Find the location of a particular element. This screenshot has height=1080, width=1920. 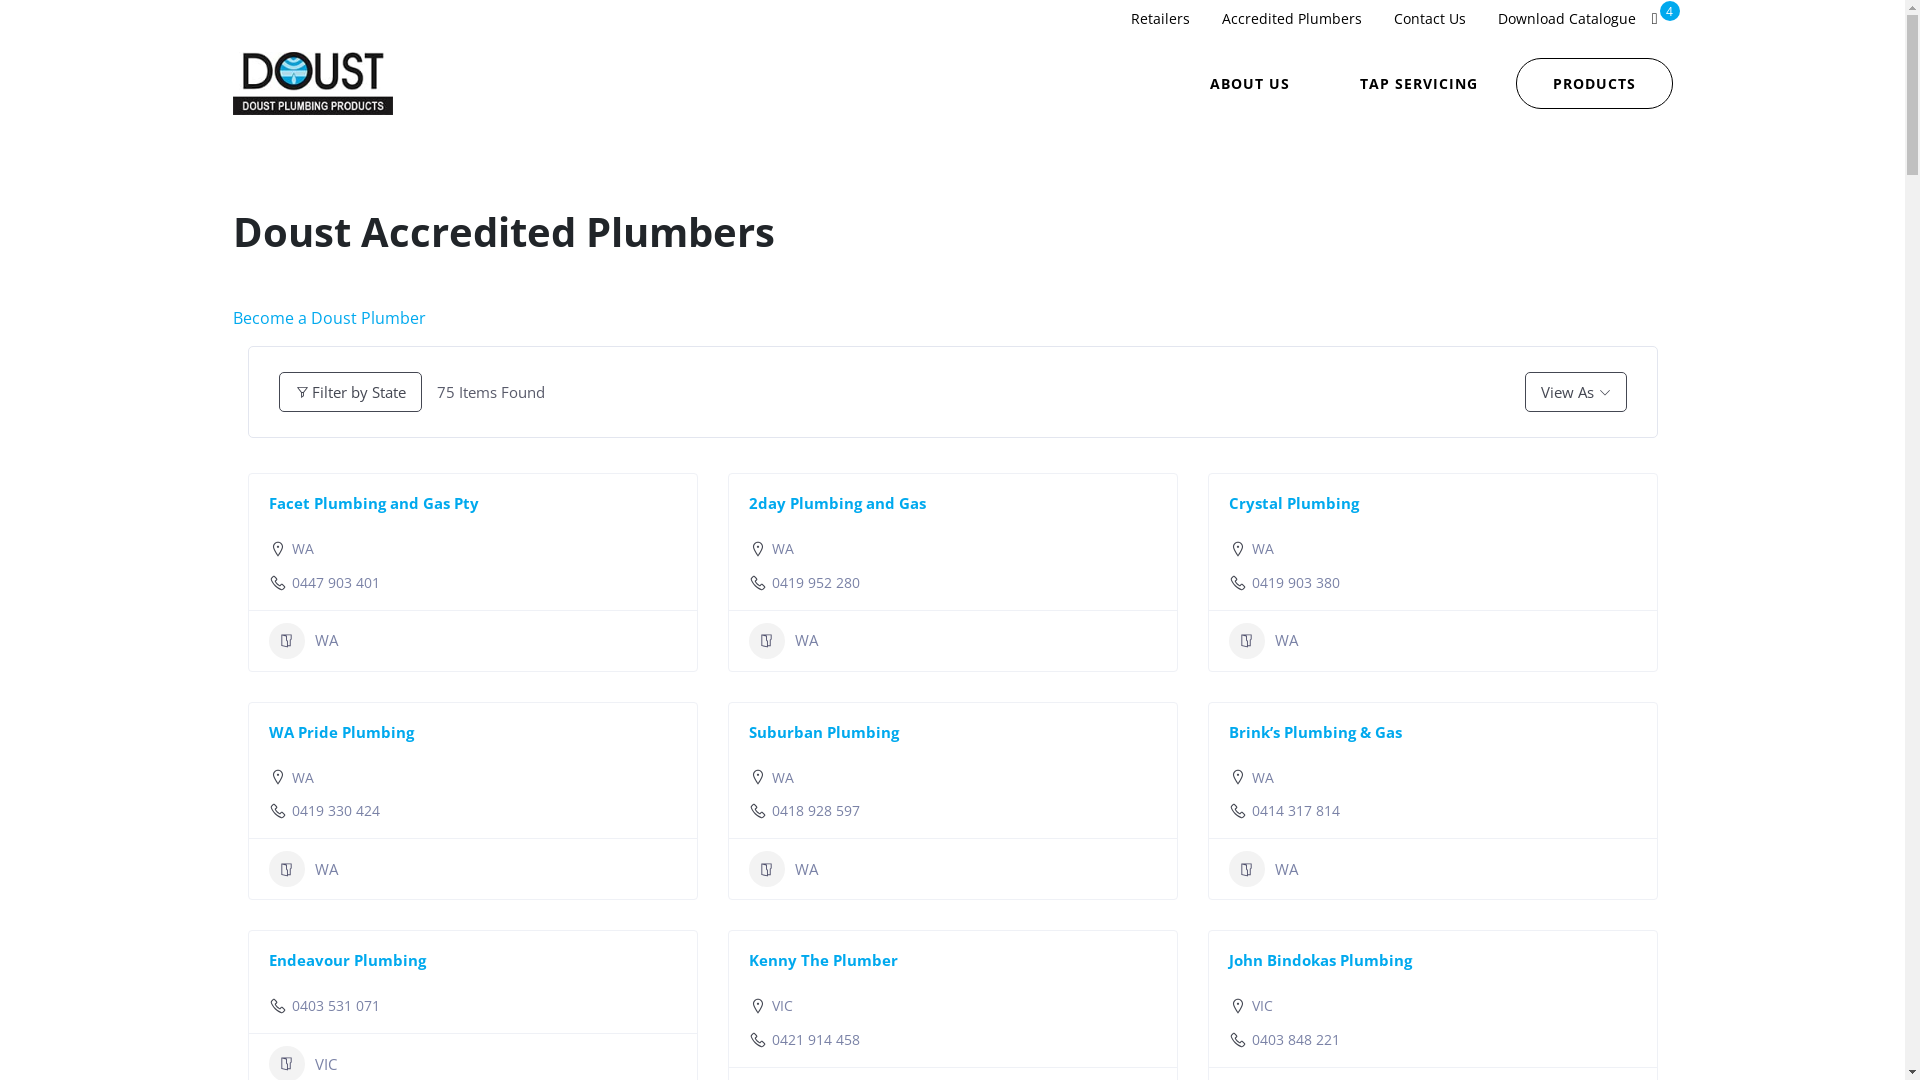

'2day Plumbing and Gas' is located at coordinates (836, 501).